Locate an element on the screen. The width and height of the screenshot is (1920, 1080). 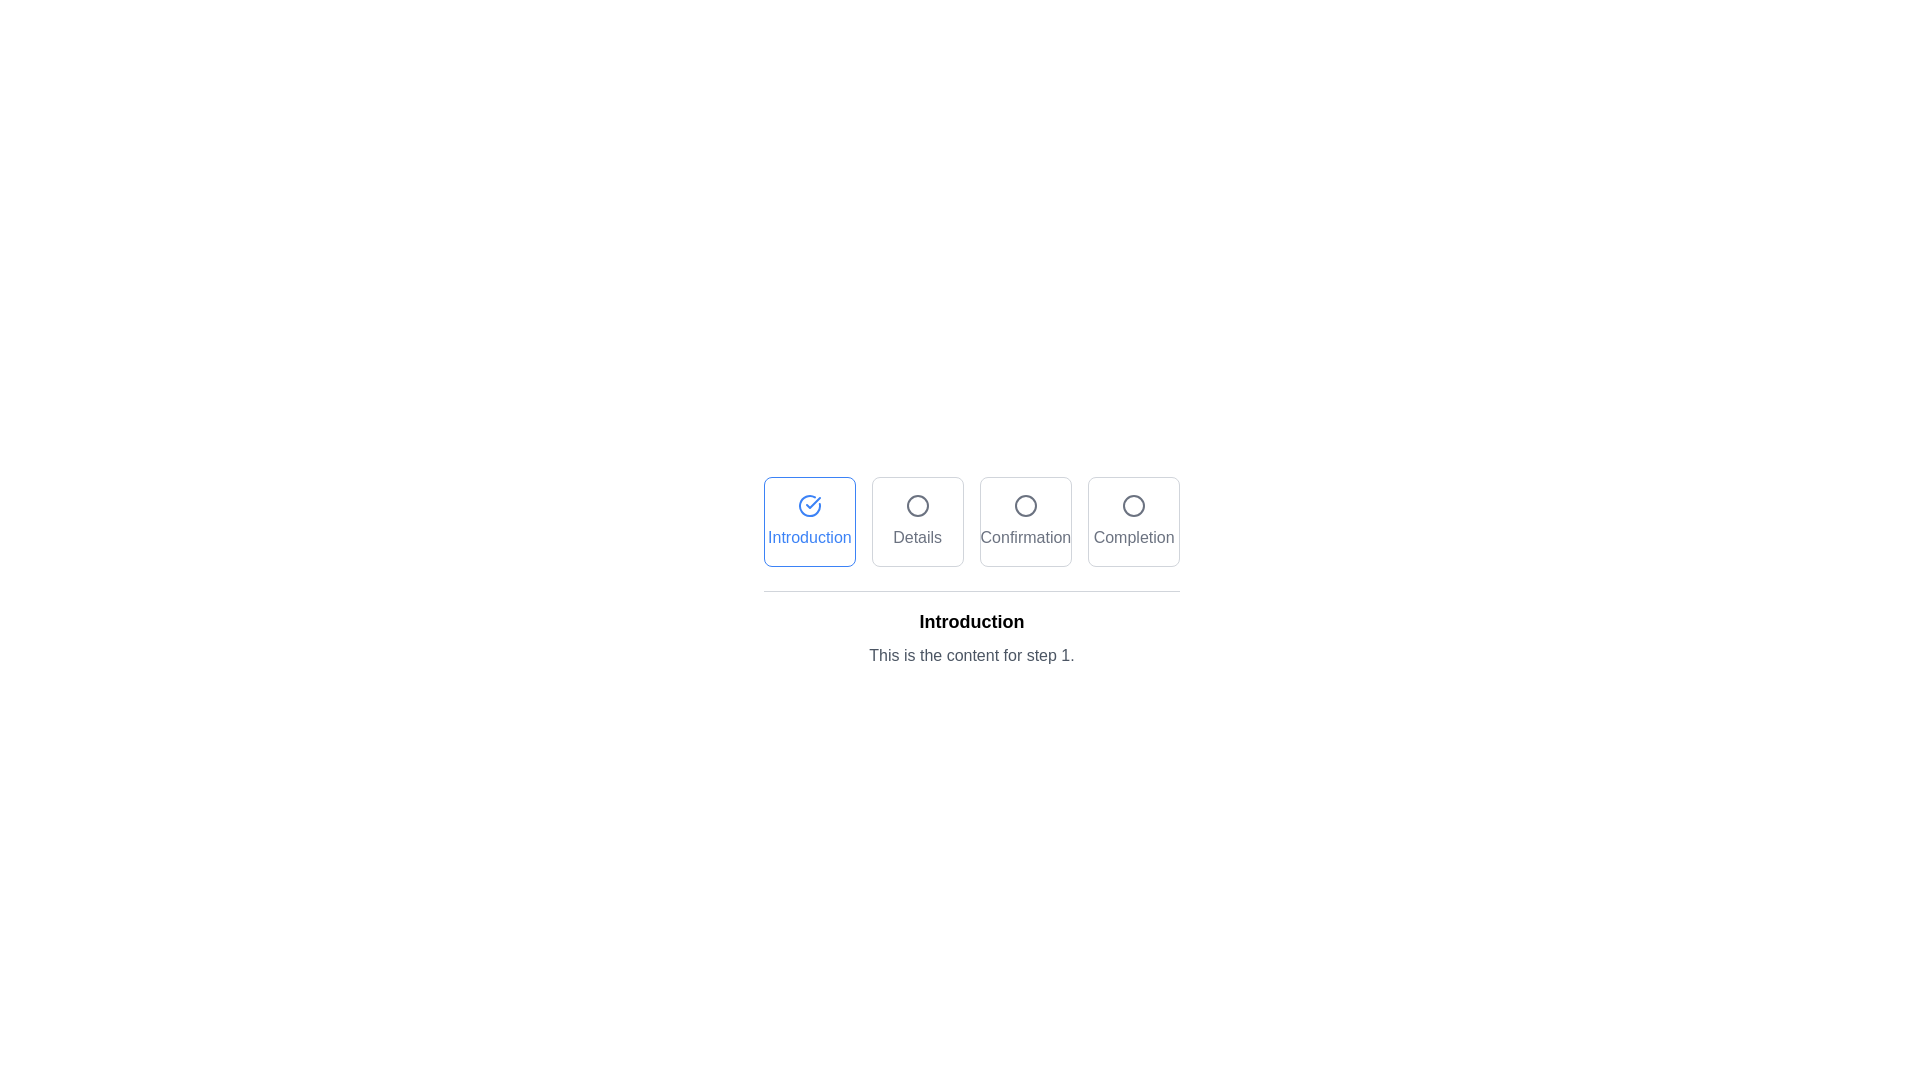
the text label displaying 'Introduction', which is styled in bold blue and located at the center-bottom of the corresponding rectangular button in the top center of the layout is located at coordinates (809, 536).